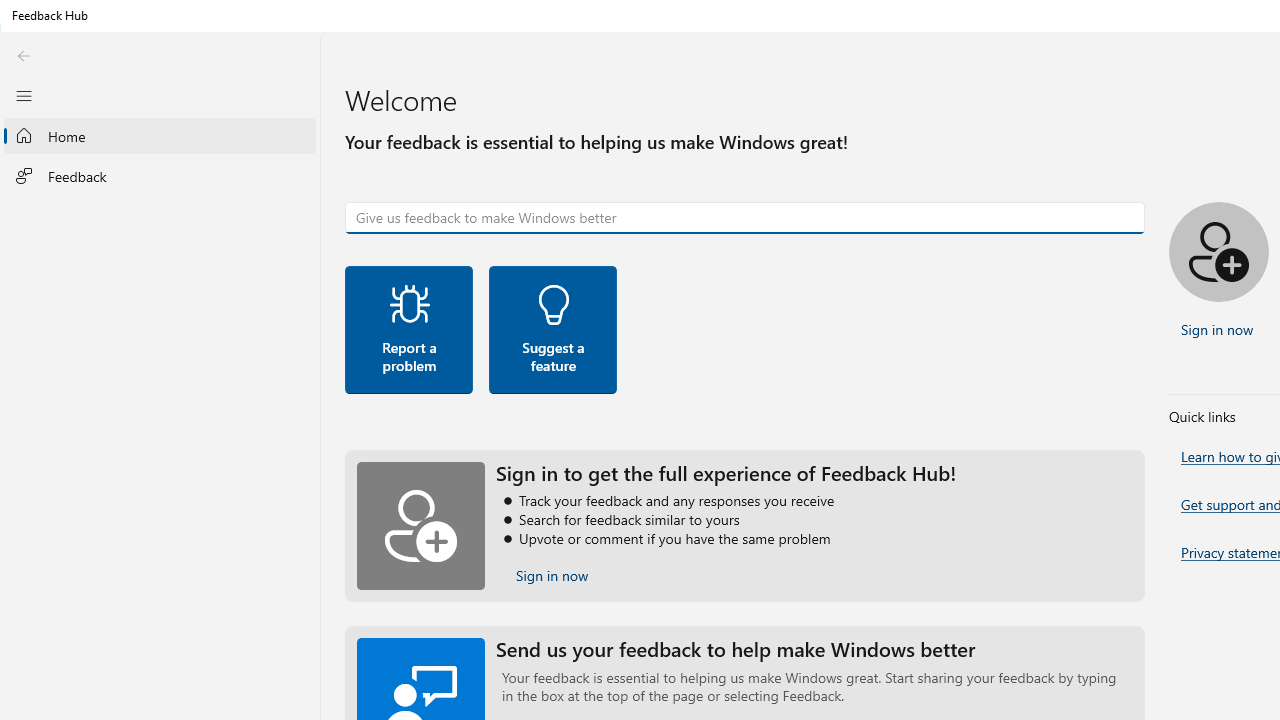  What do you see at coordinates (552, 328) in the screenshot?
I see `'Suggest a feature'` at bounding box center [552, 328].